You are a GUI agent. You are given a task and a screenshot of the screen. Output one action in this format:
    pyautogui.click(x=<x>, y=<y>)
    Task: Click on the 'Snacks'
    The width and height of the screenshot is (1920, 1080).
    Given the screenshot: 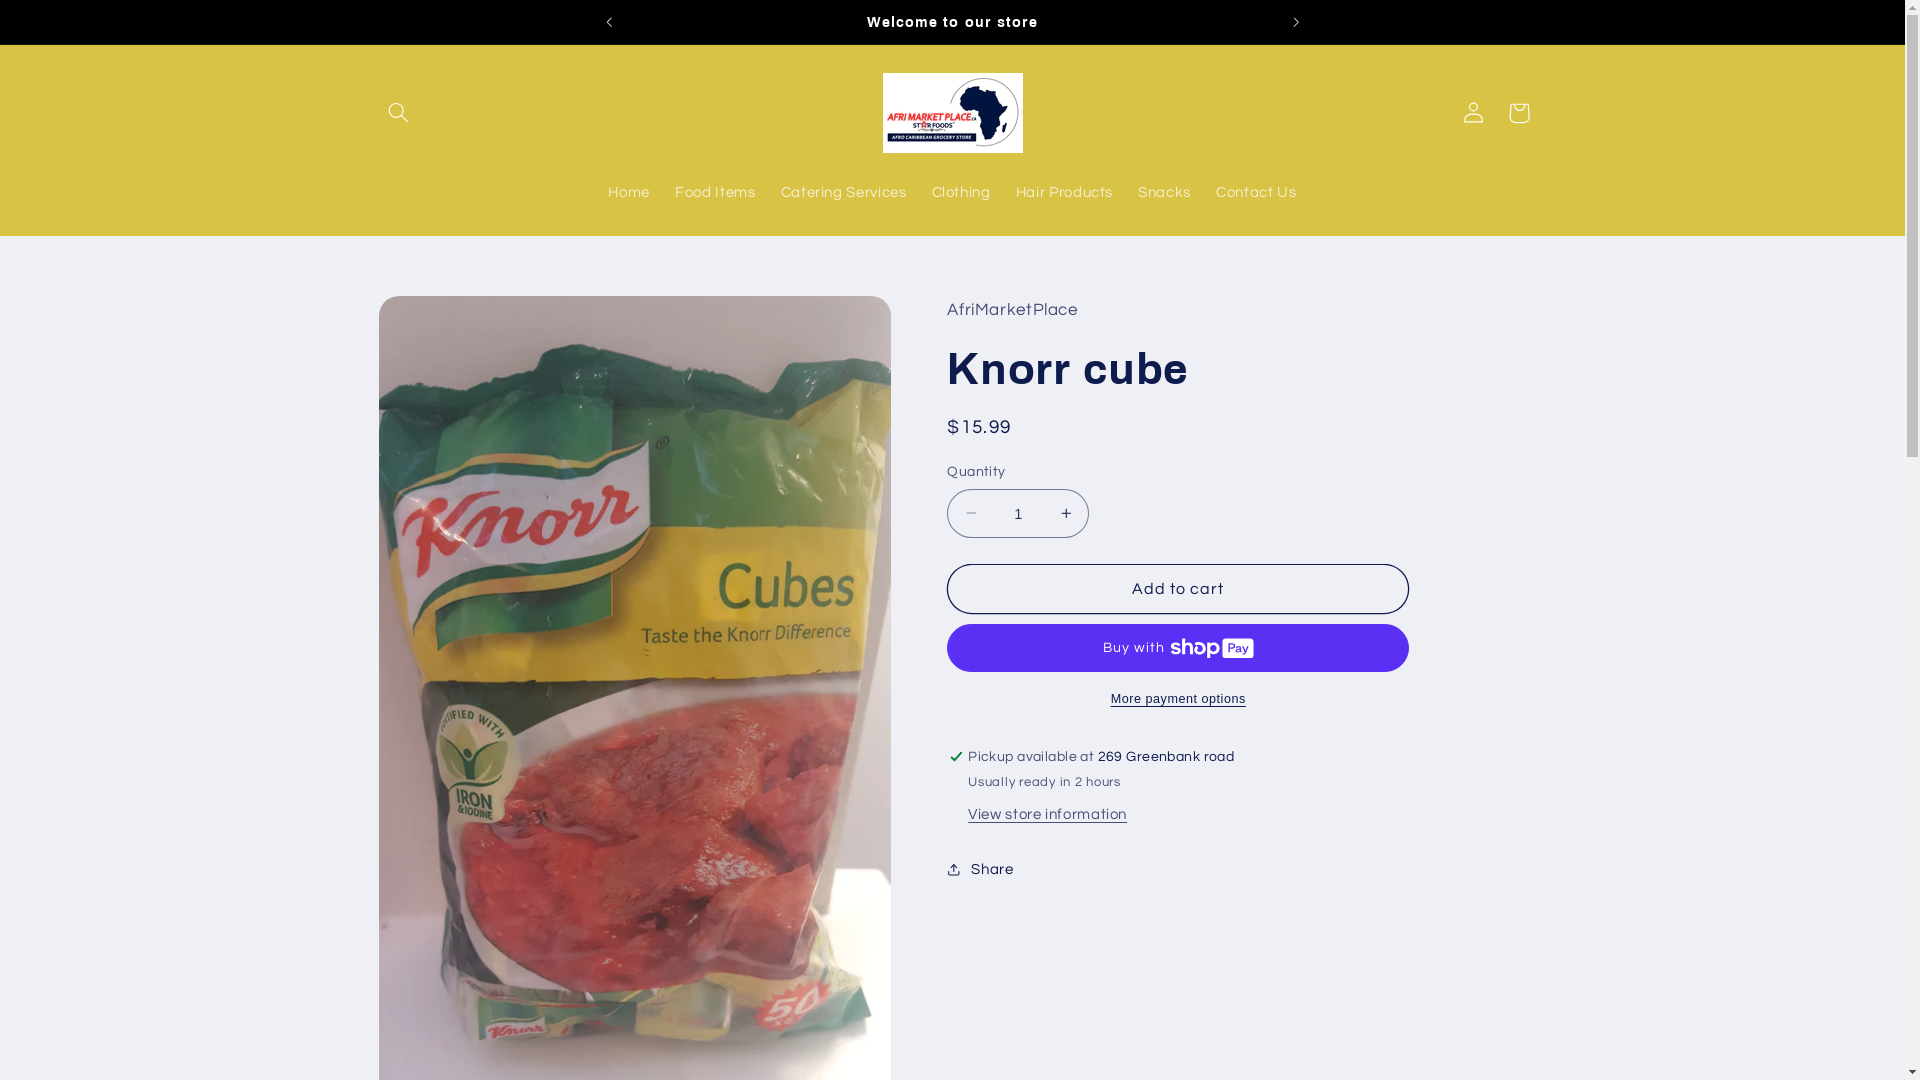 What is the action you would take?
    pyautogui.click(x=1165, y=193)
    